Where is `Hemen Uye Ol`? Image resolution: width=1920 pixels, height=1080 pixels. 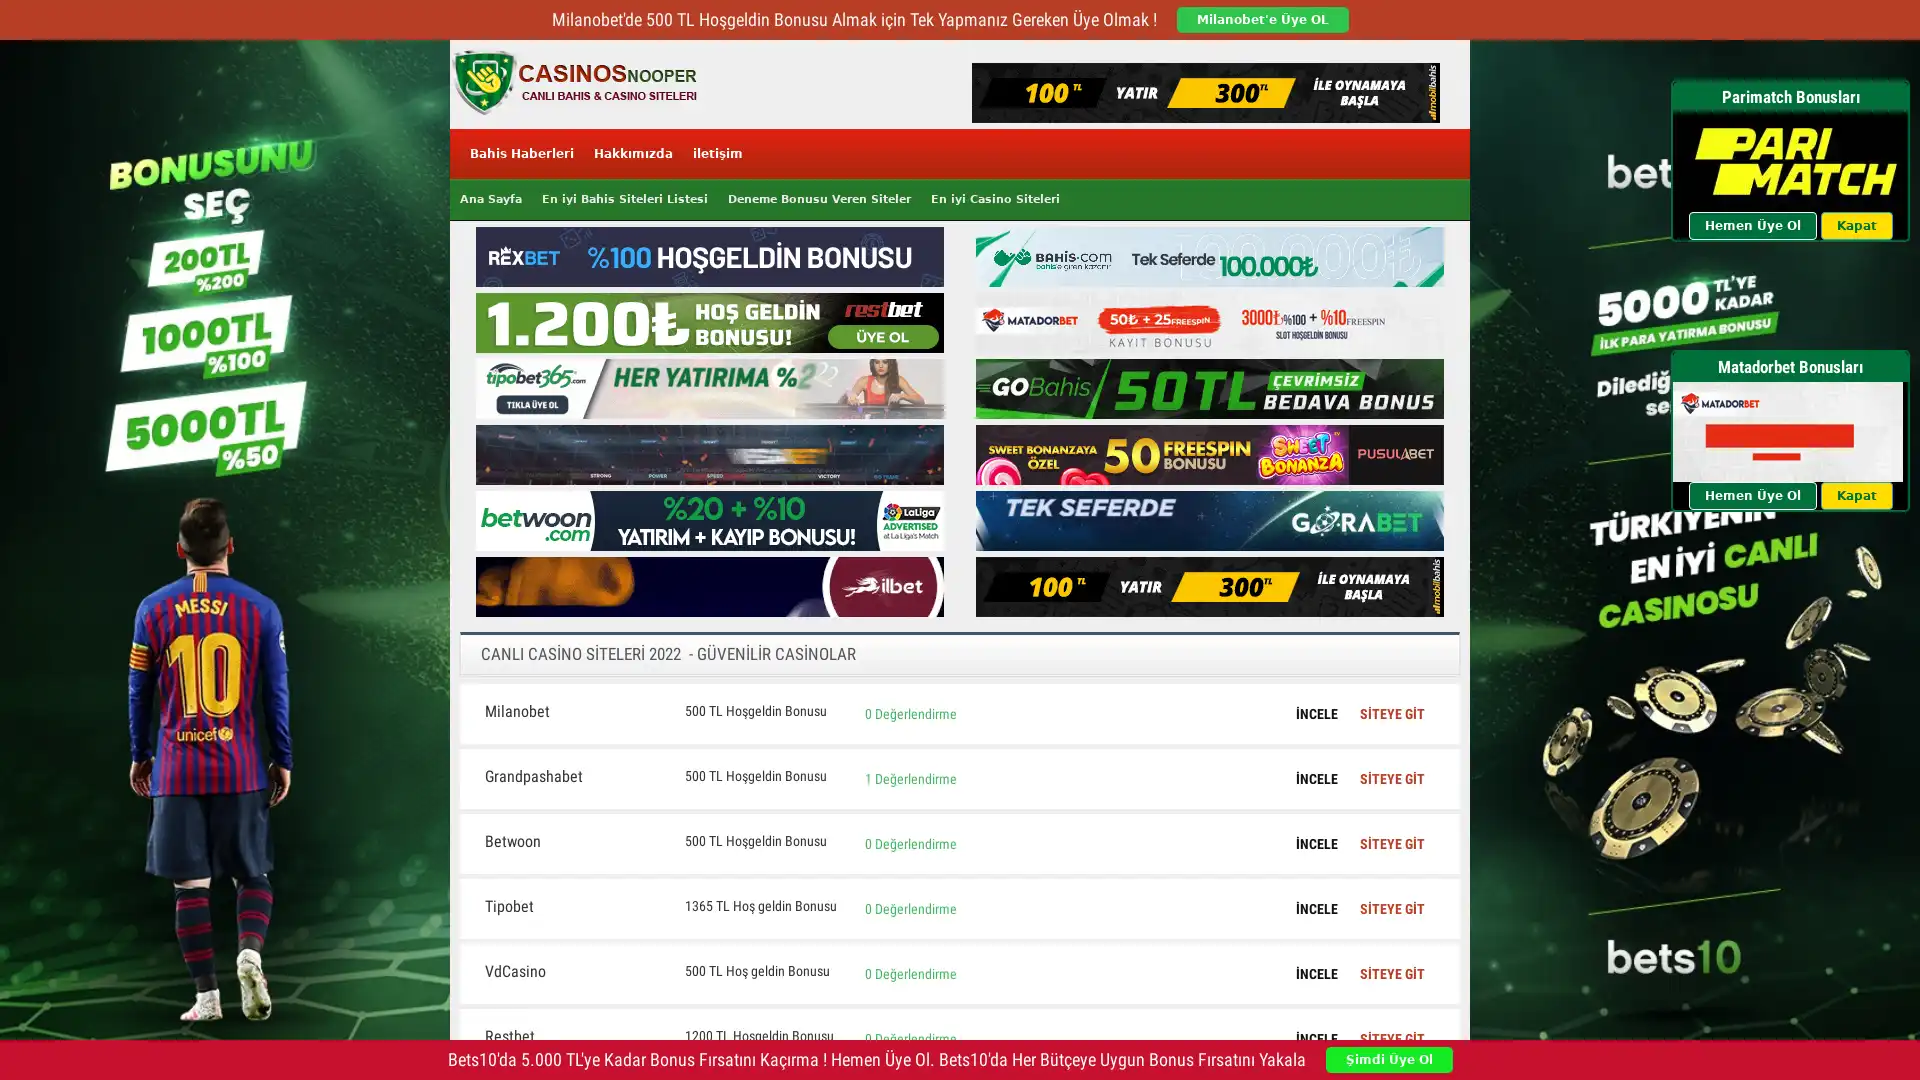
Hemen Uye Ol is located at coordinates (1751, 495).